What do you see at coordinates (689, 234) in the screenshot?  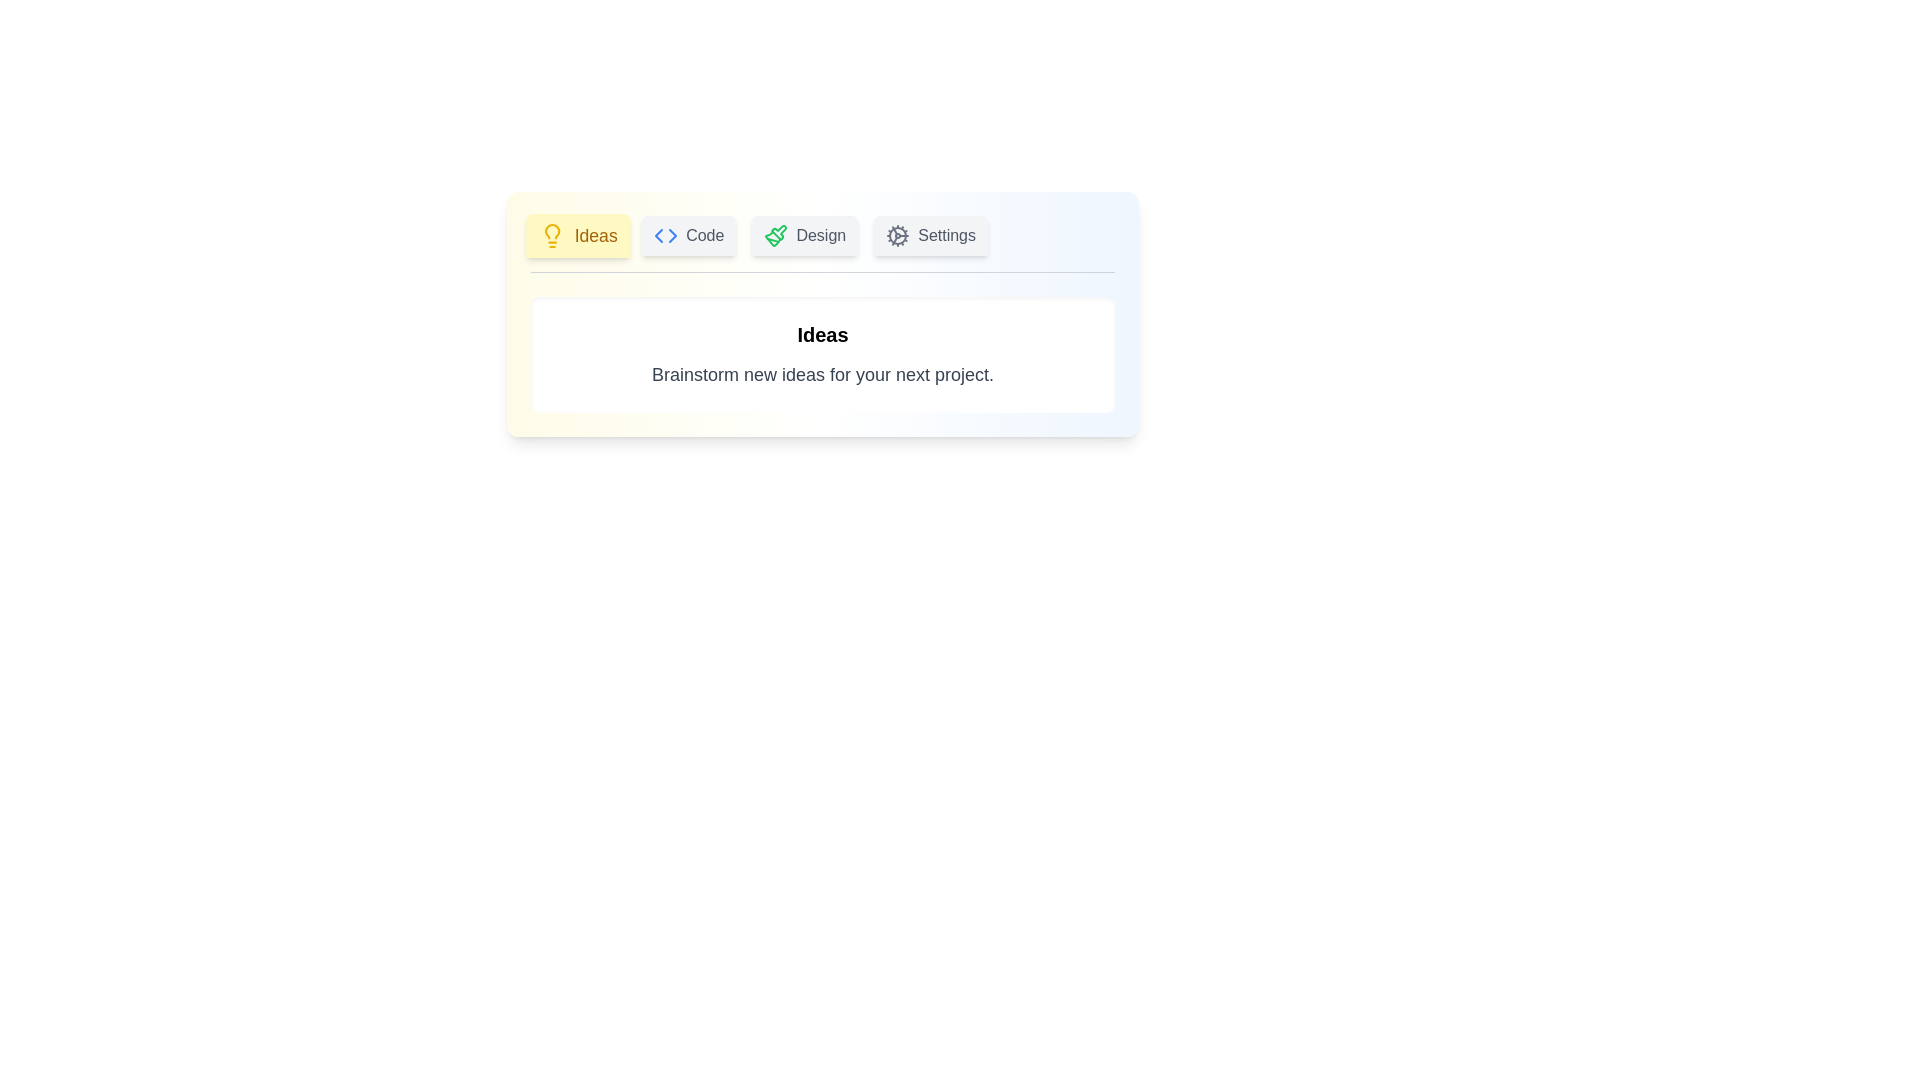 I see `the Code tab` at bounding box center [689, 234].